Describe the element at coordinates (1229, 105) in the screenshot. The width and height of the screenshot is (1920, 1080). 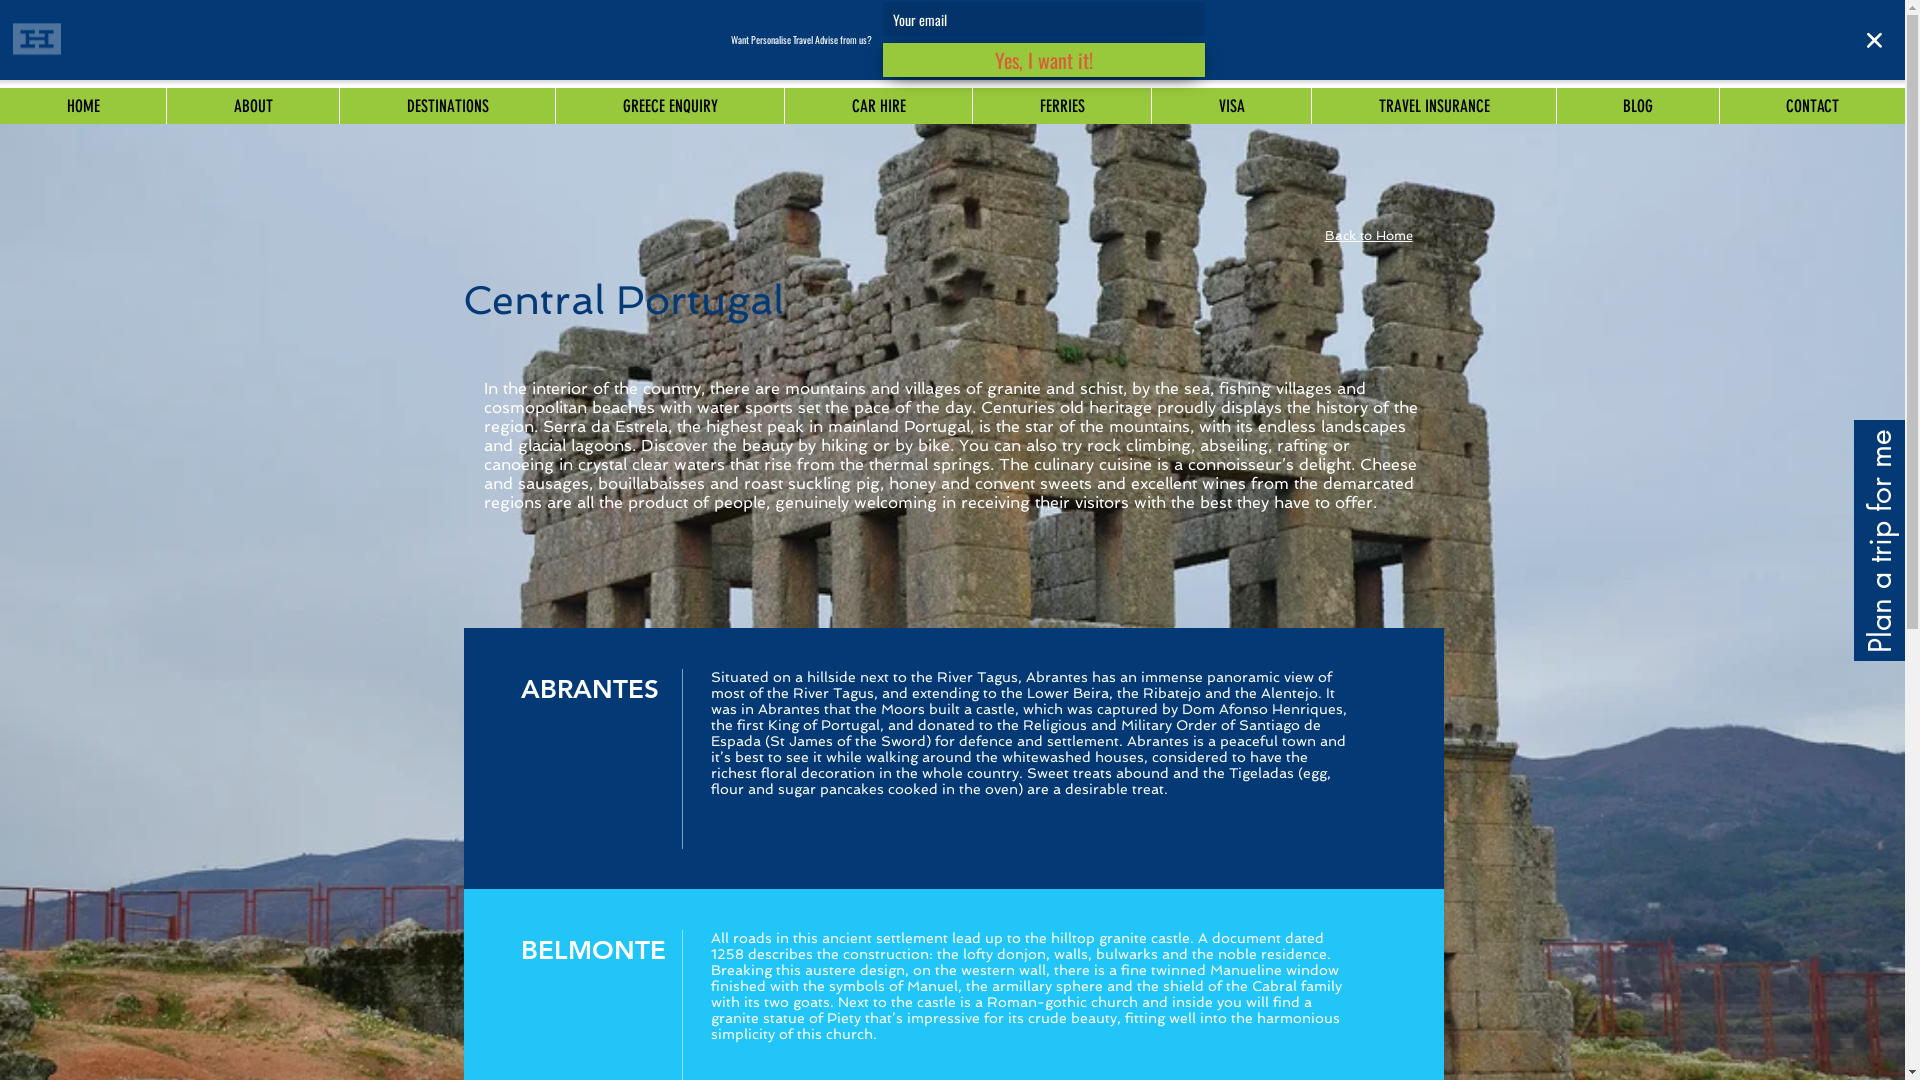
I see `'VISA'` at that location.